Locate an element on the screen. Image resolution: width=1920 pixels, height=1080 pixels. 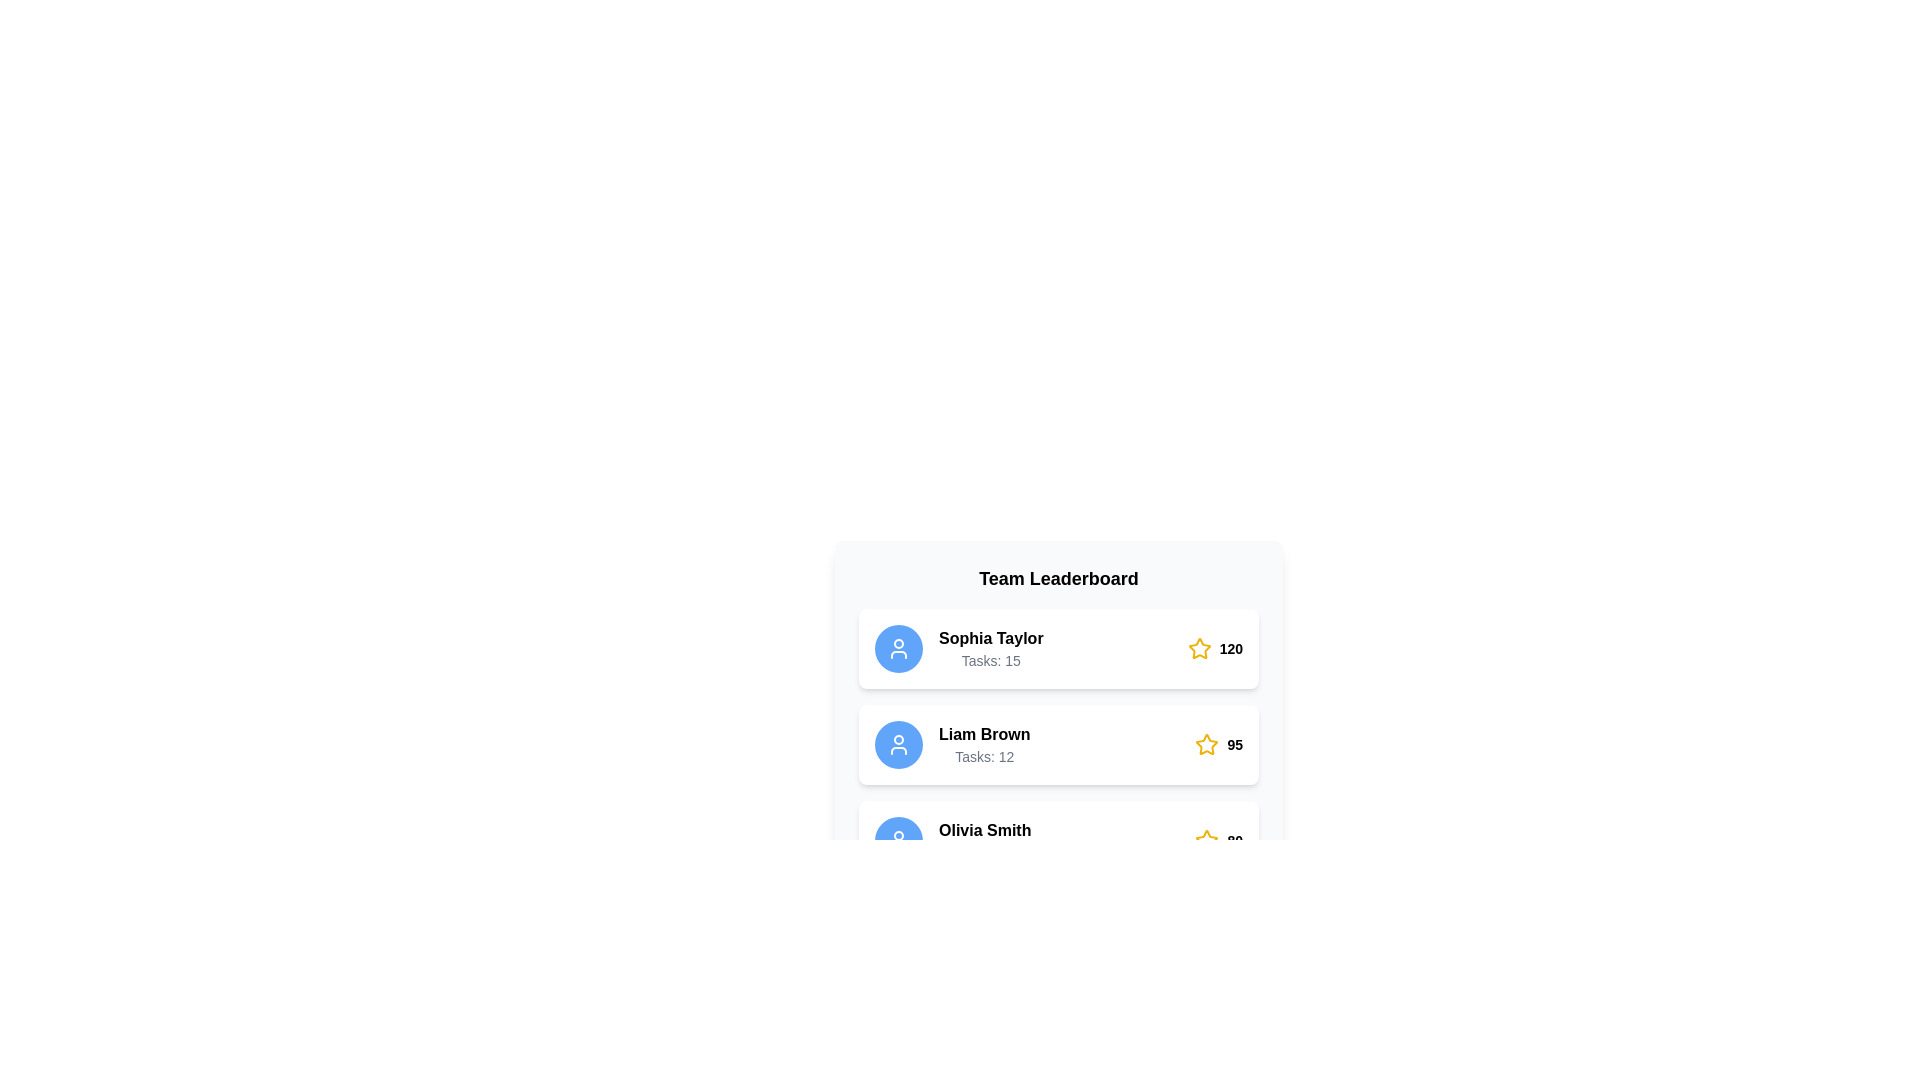
the user icon (SVG) representing the profile of Olivia Smith, which is located to the left of the text and above the line 'Tasks' in the leaderboard listing is located at coordinates (897, 840).